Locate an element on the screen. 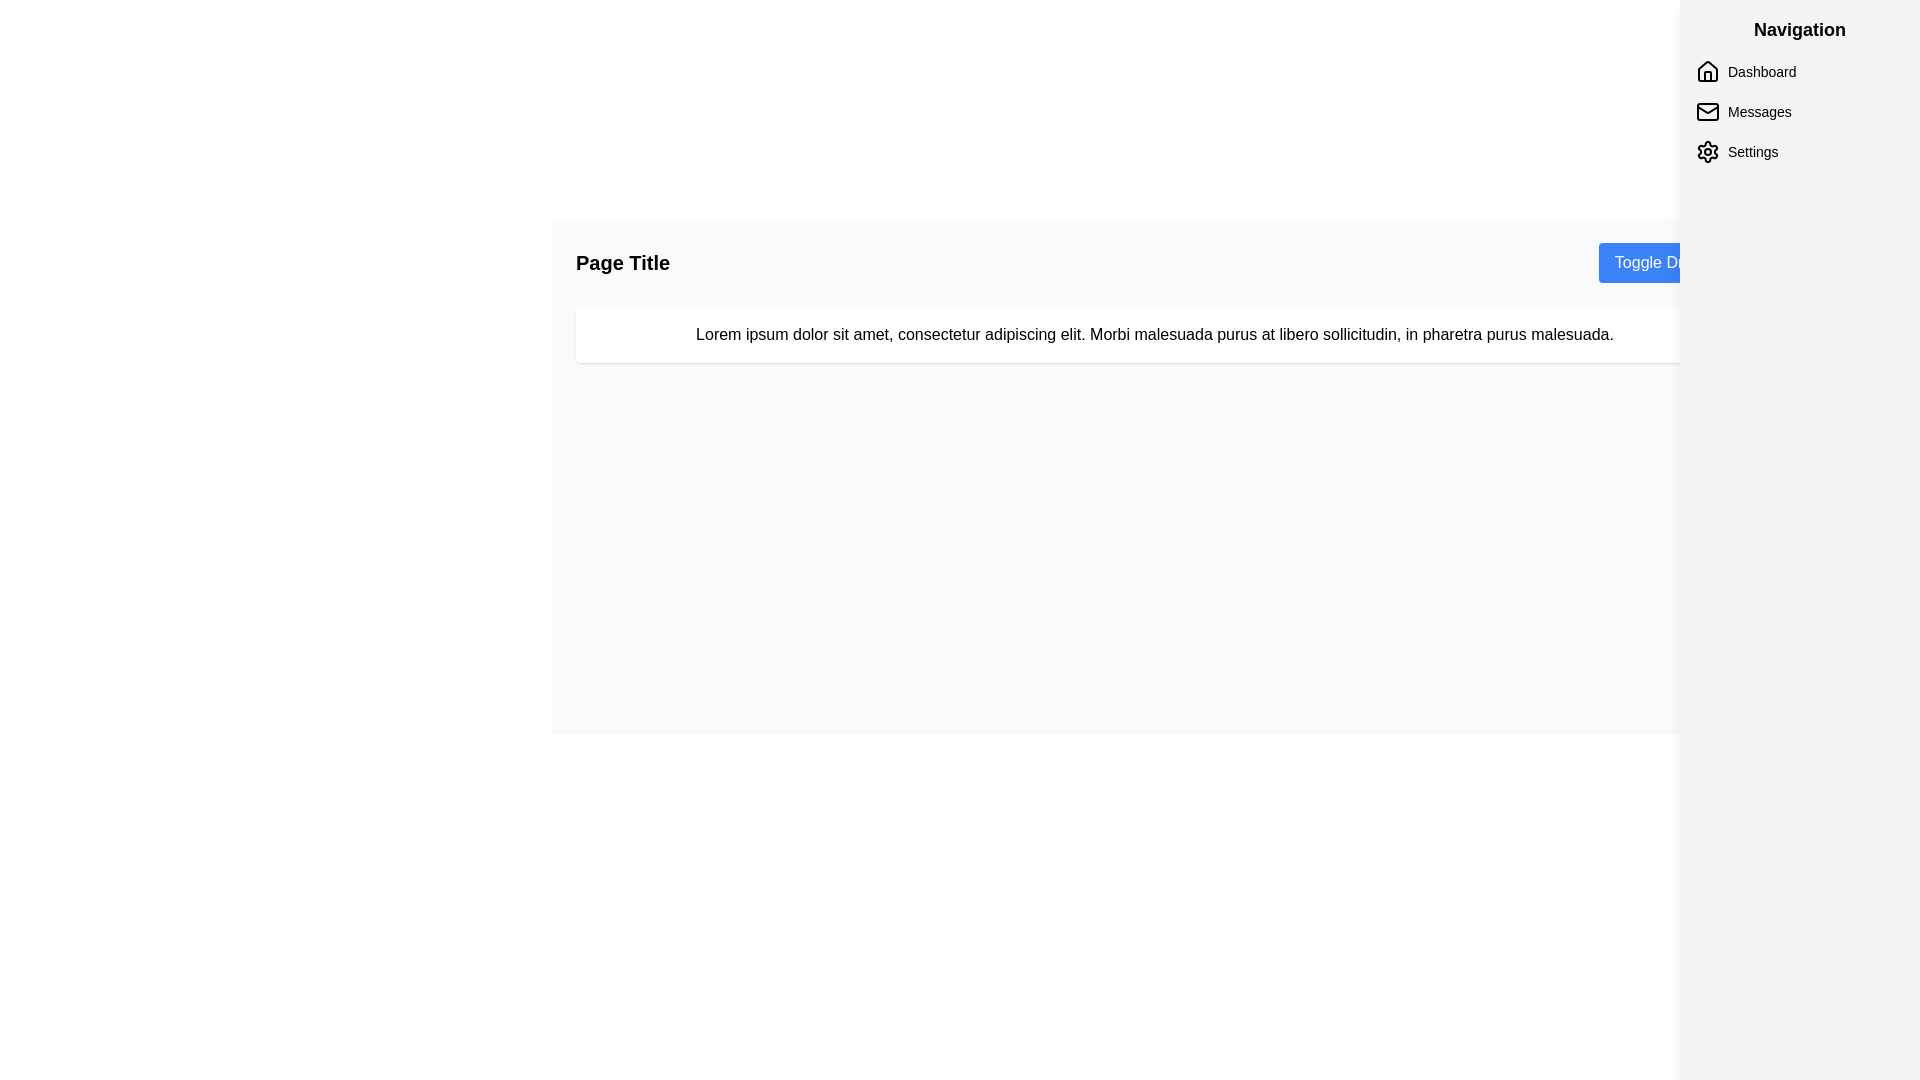  the 'Messages' menu item in the navigation menu for keyboard navigation is located at coordinates (1800, 111).